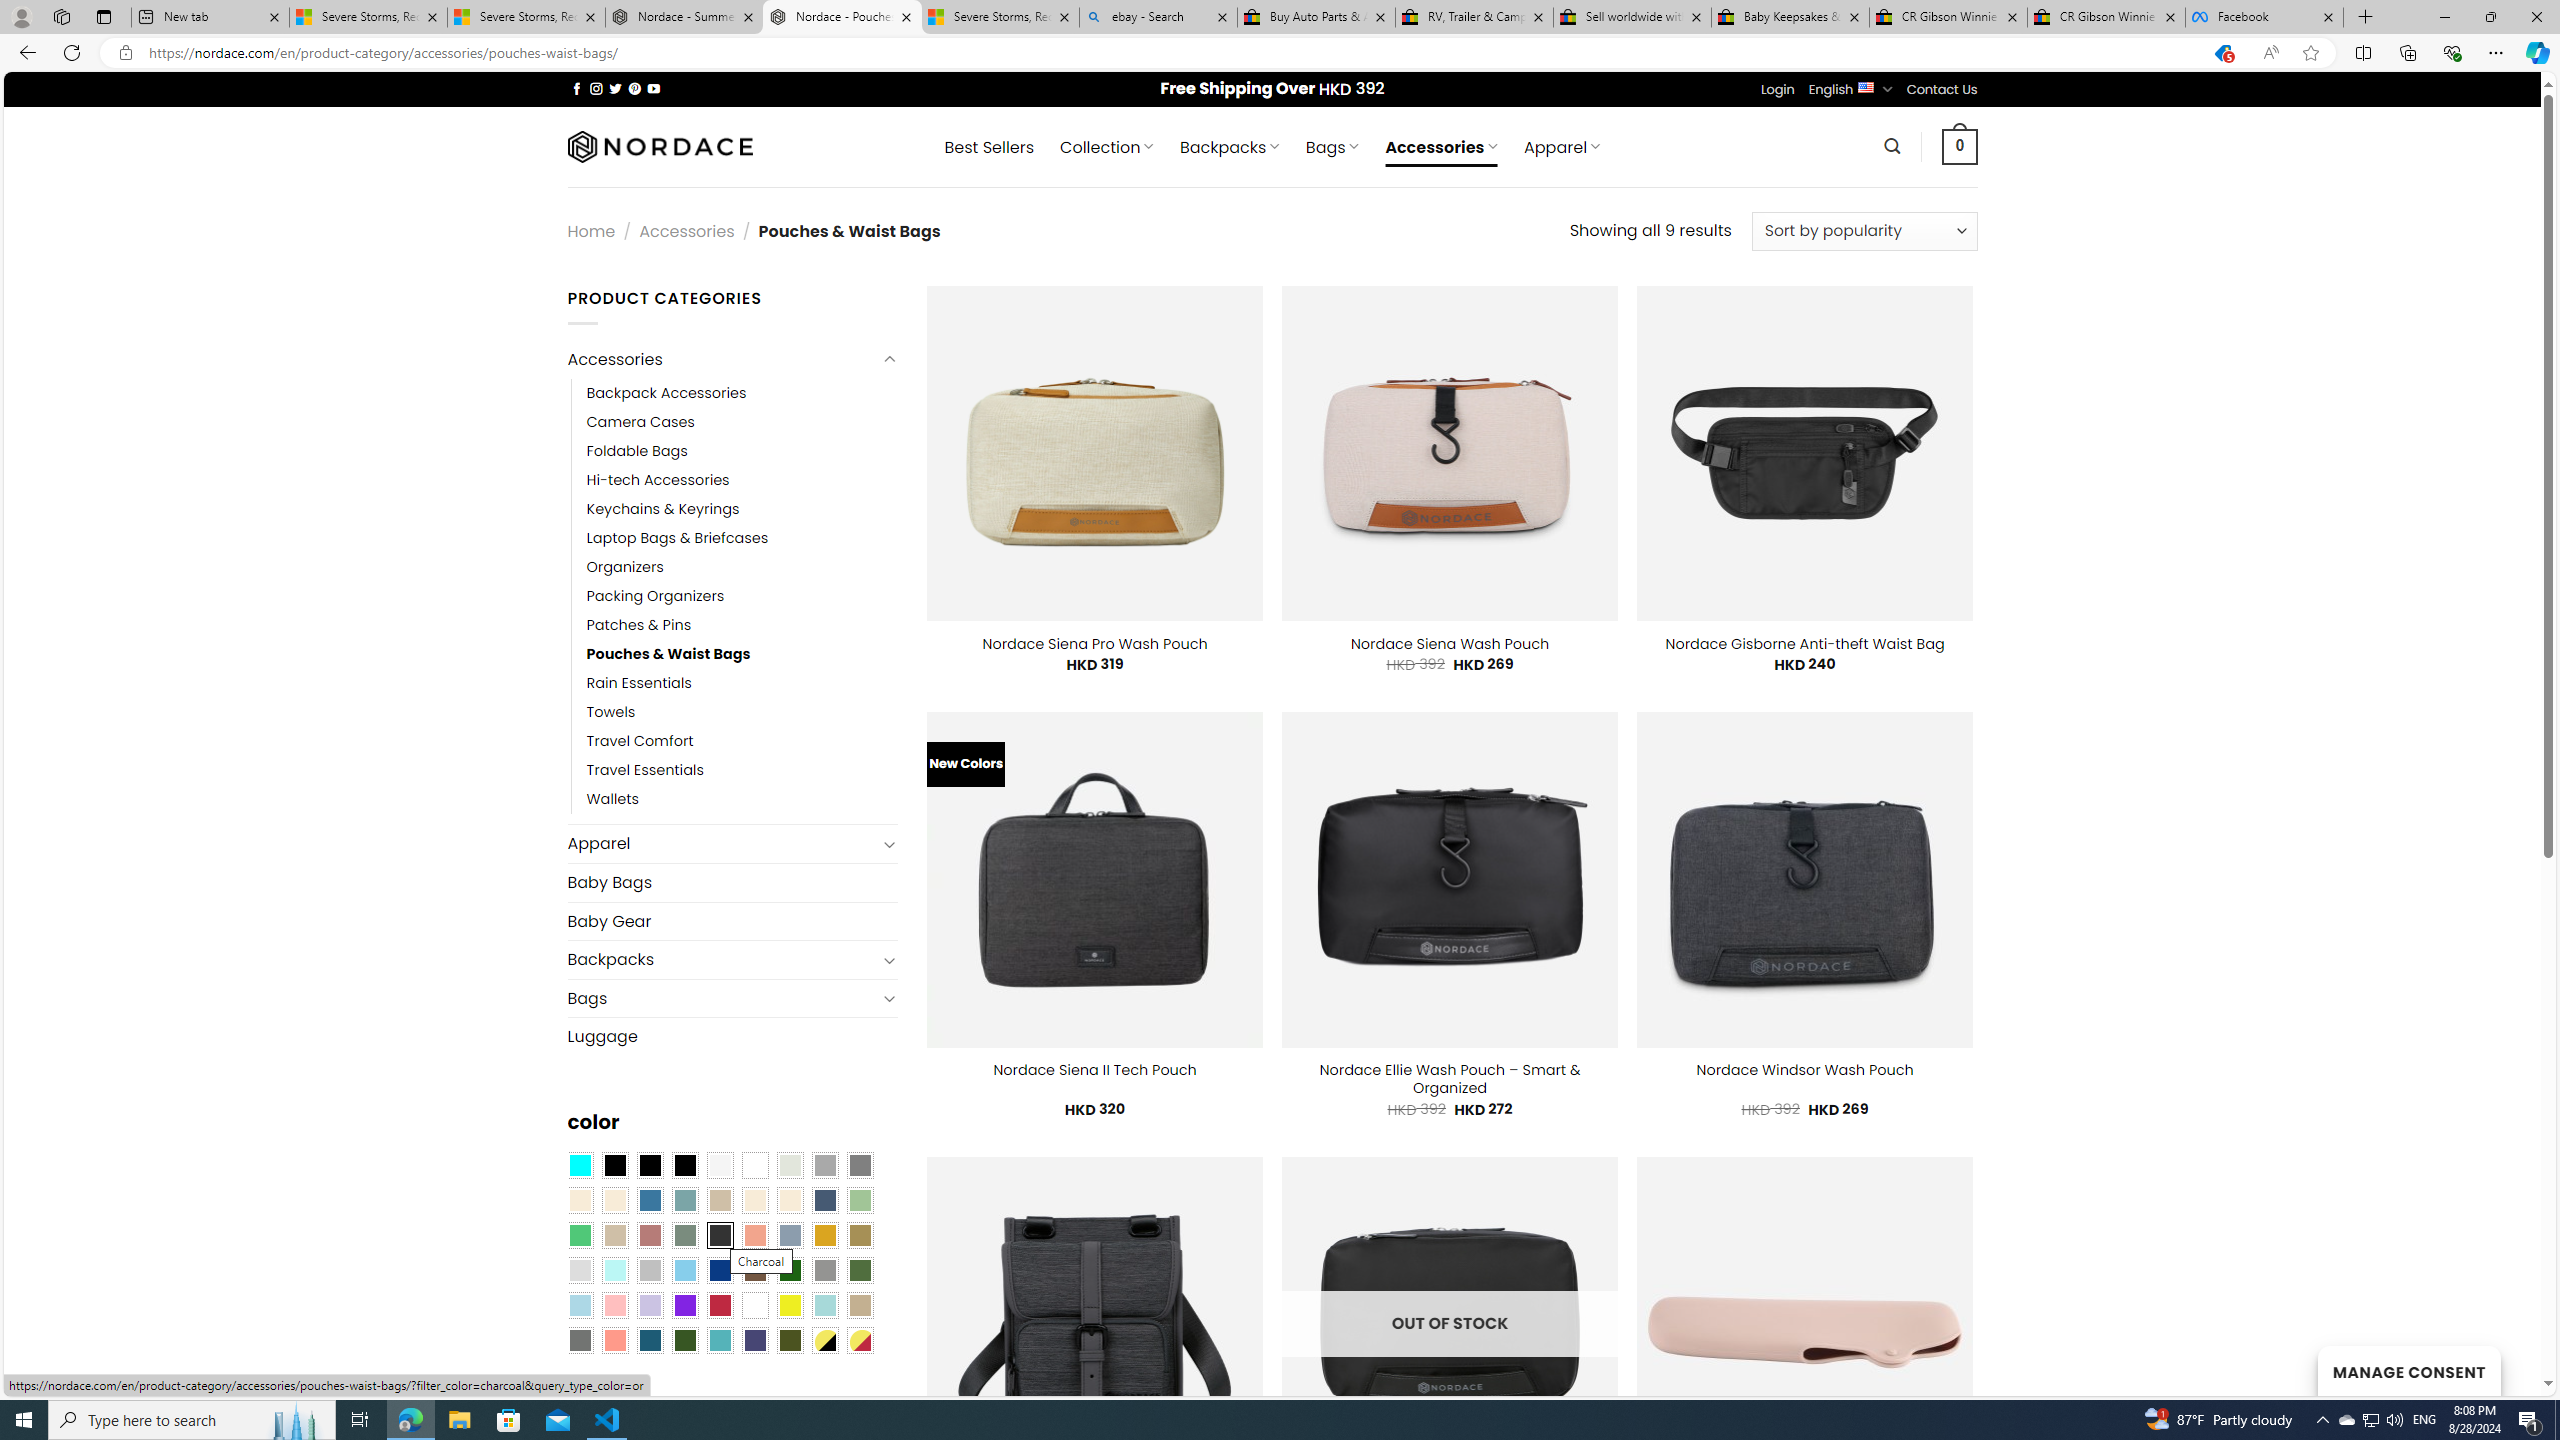  What do you see at coordinates (644, 770) in the screenshot?
I see `'Travel Essentials'` at bounding box center [644, 770].